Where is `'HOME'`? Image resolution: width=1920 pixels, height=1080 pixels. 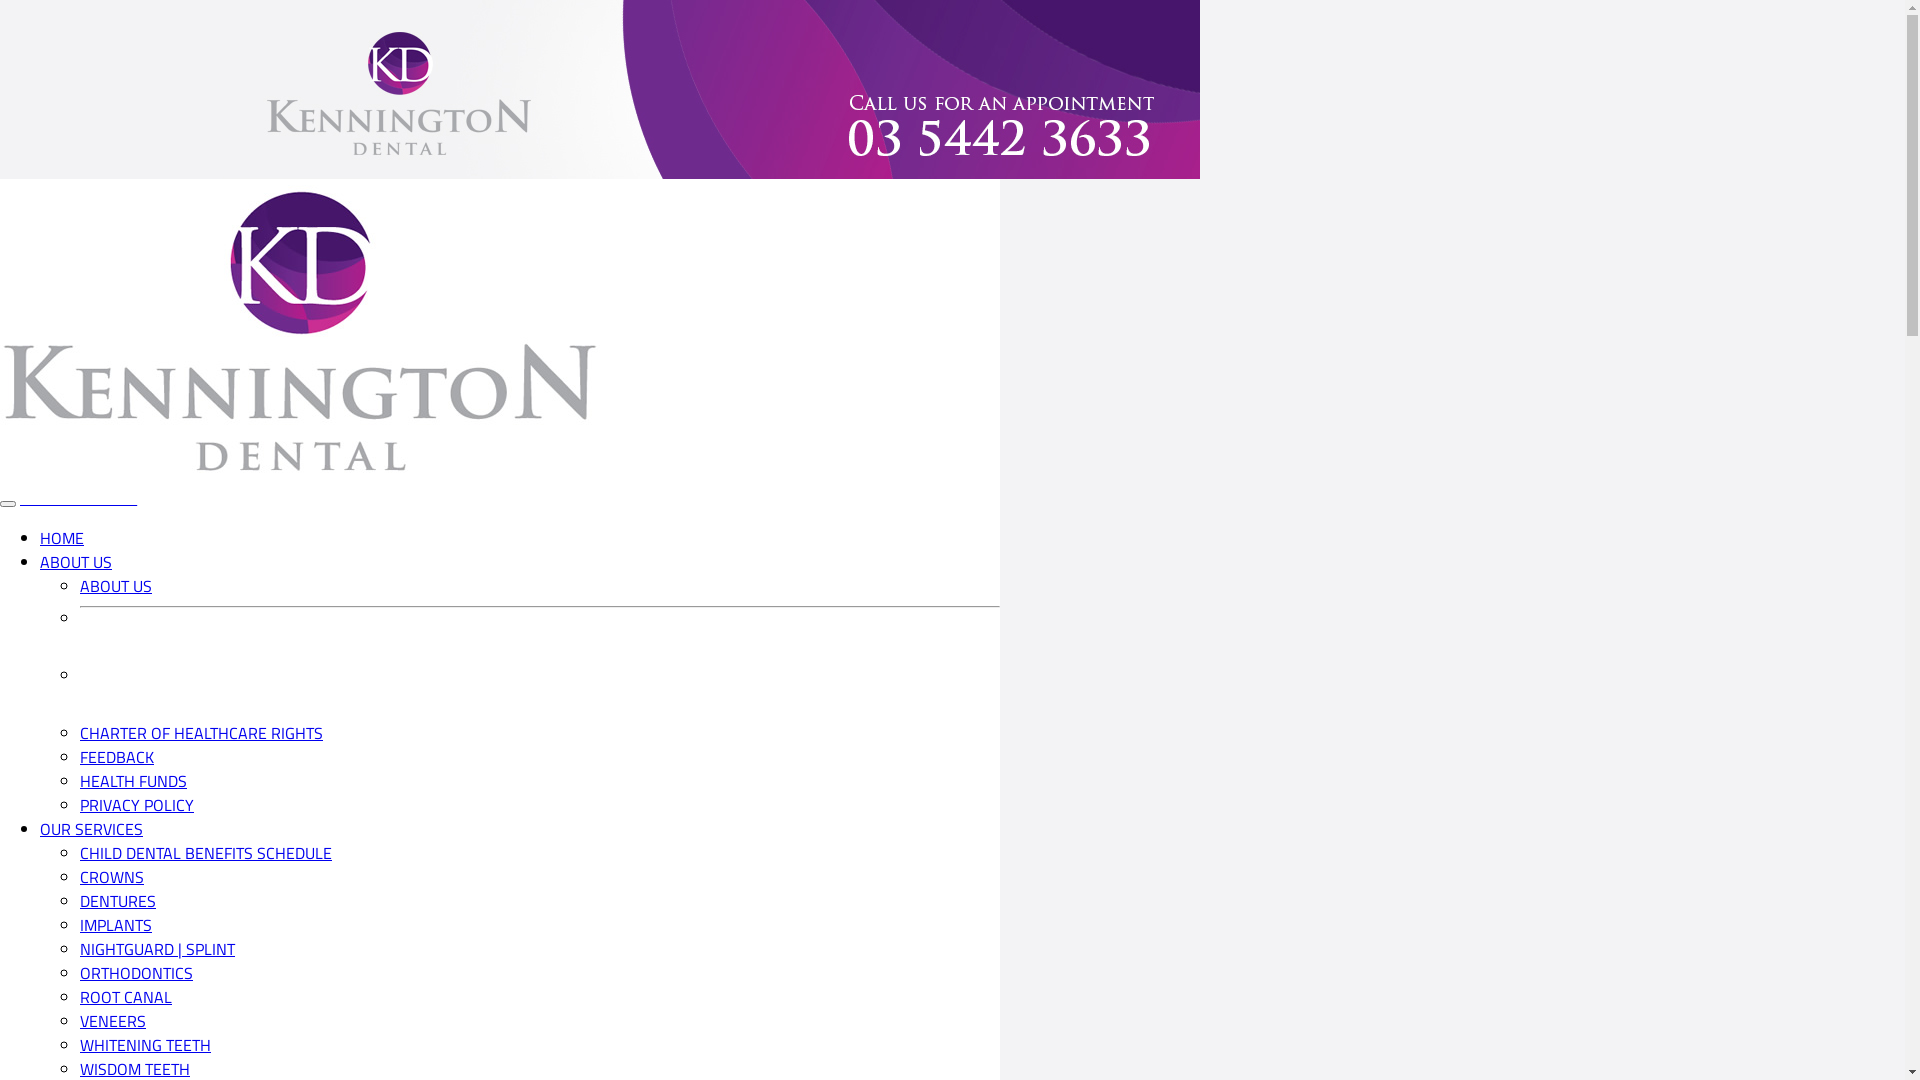
'HOME' is located at coordinates (62, 536).